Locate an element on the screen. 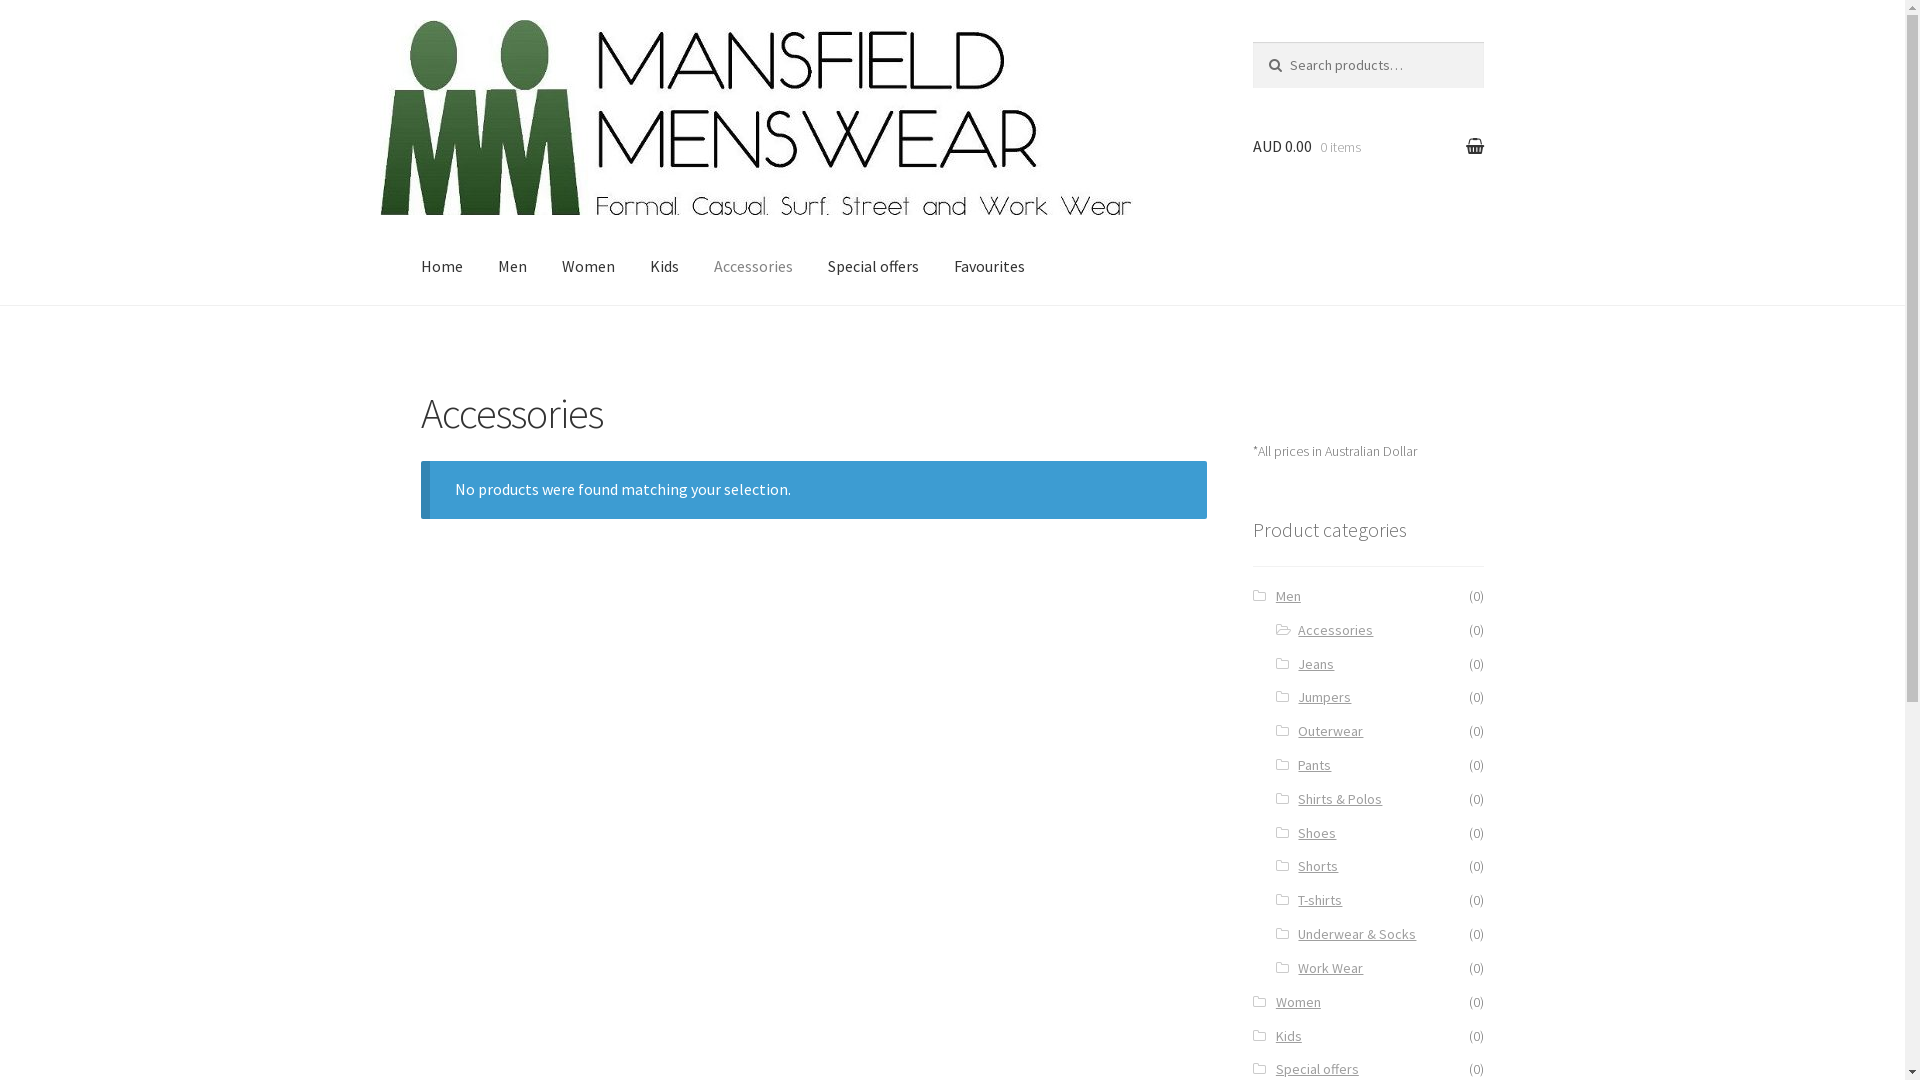 The image size is (1920, 1080). 'Women' is located at coordinates (1298, 1002).